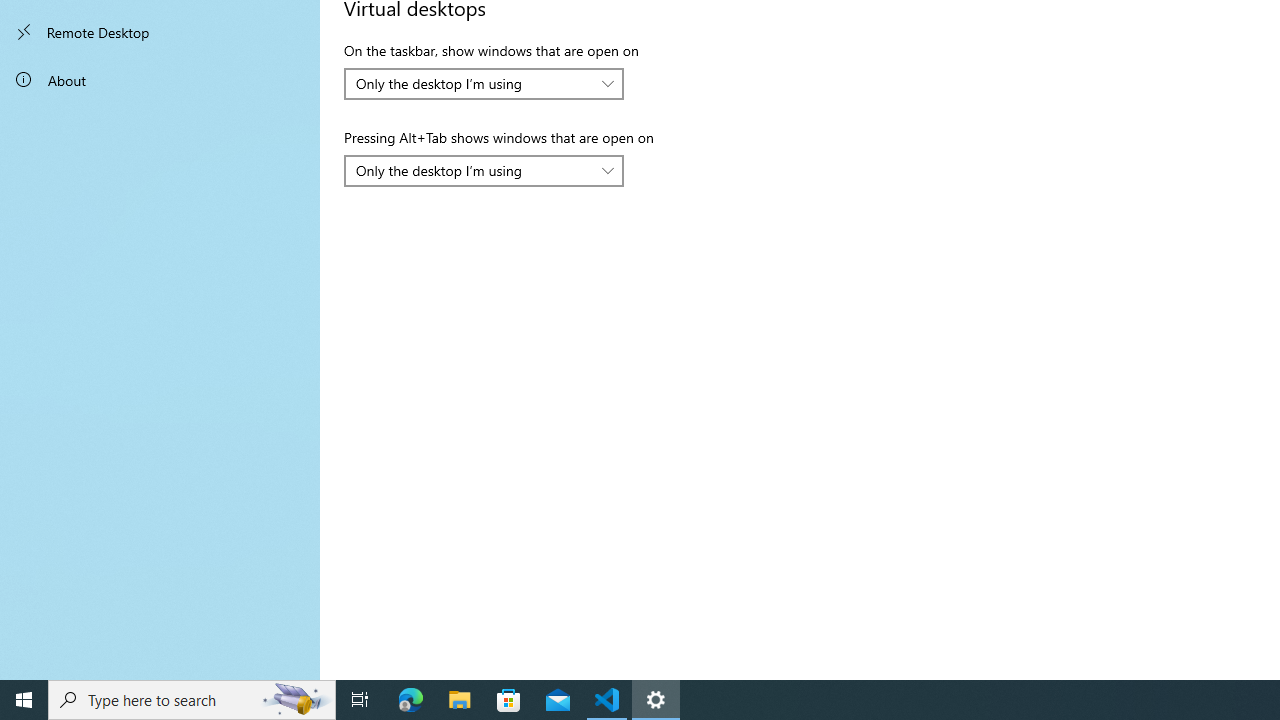 This screenshot has height=720, width=1280. What do you see at coordinates (484, 170) in the screenshot?
I see `'Pressing Alt+Tab shows windows that are open on'` at bounding box center [484, 170].